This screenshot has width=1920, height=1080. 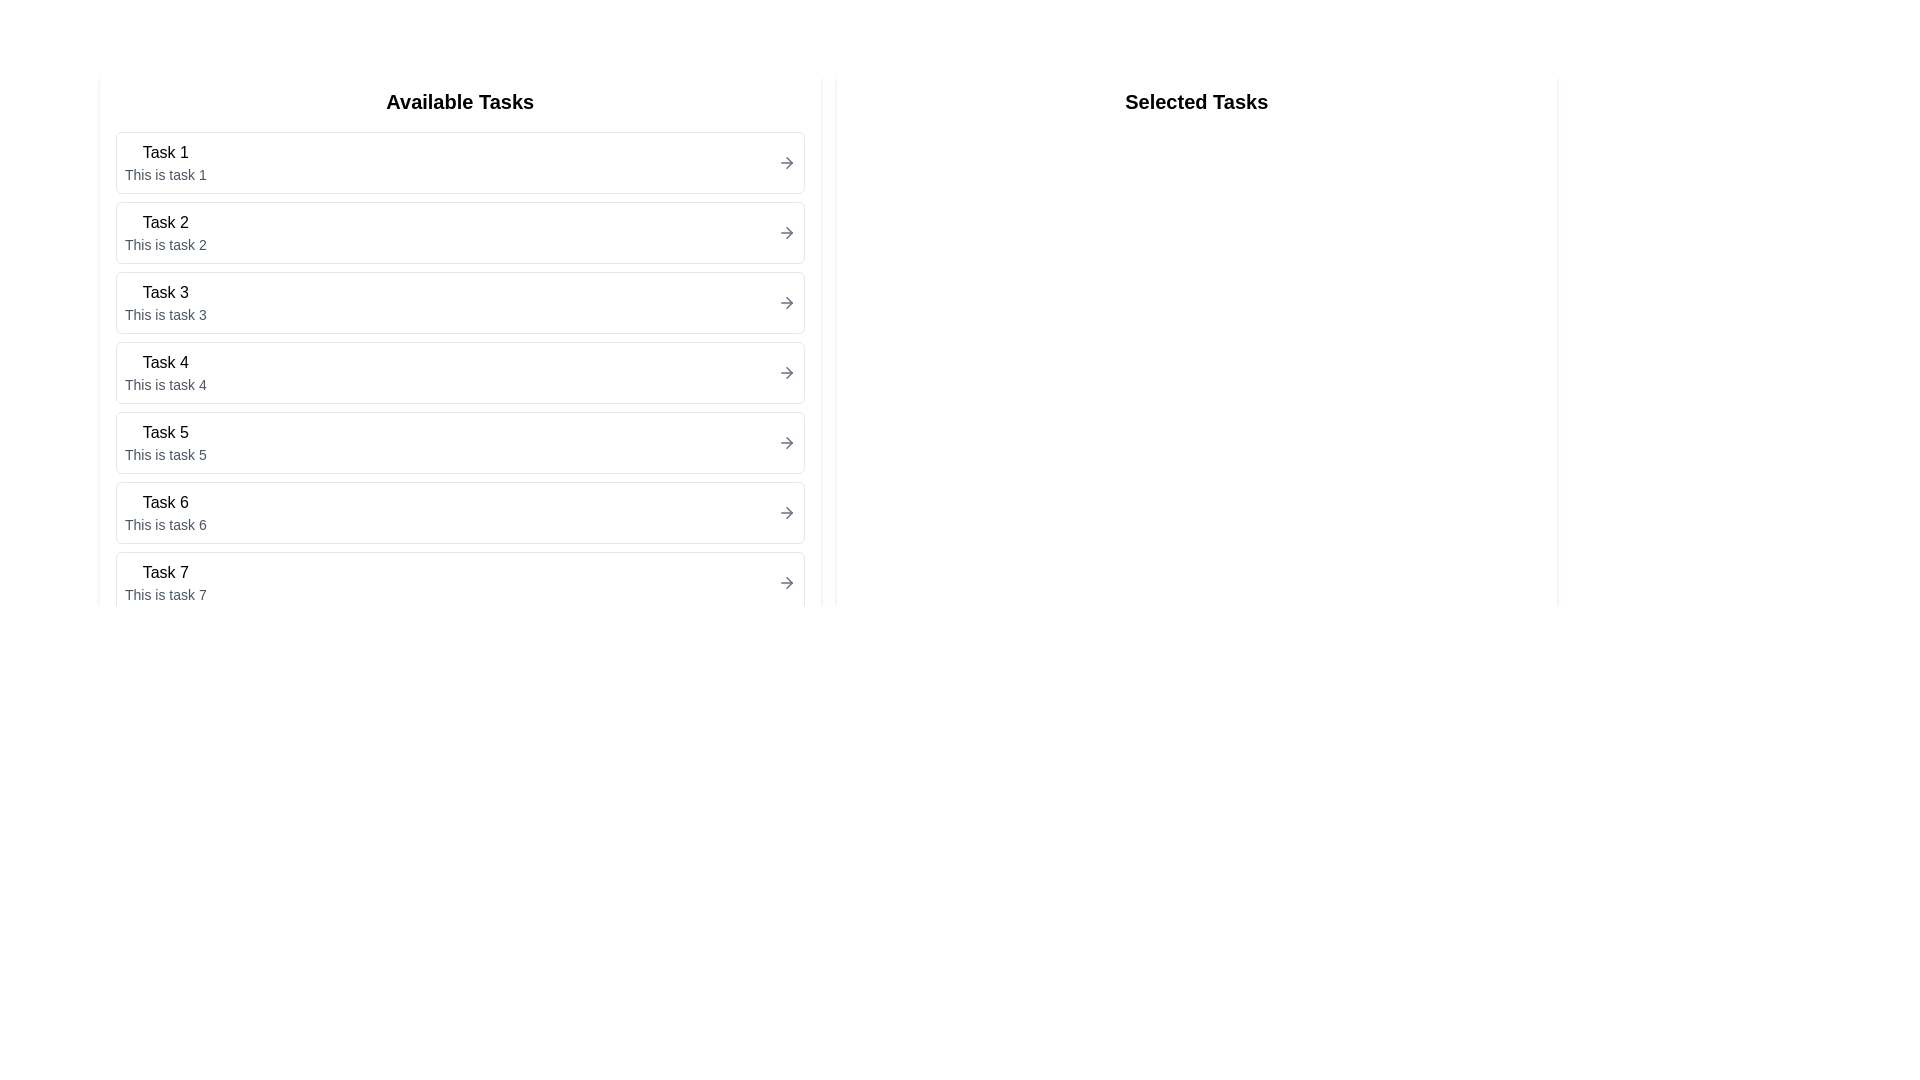 I want to click on the right-pointing arrow icon button located at the far right of the 'Task 5' block to proceed to the next step or page, so click(x=785, y=442).